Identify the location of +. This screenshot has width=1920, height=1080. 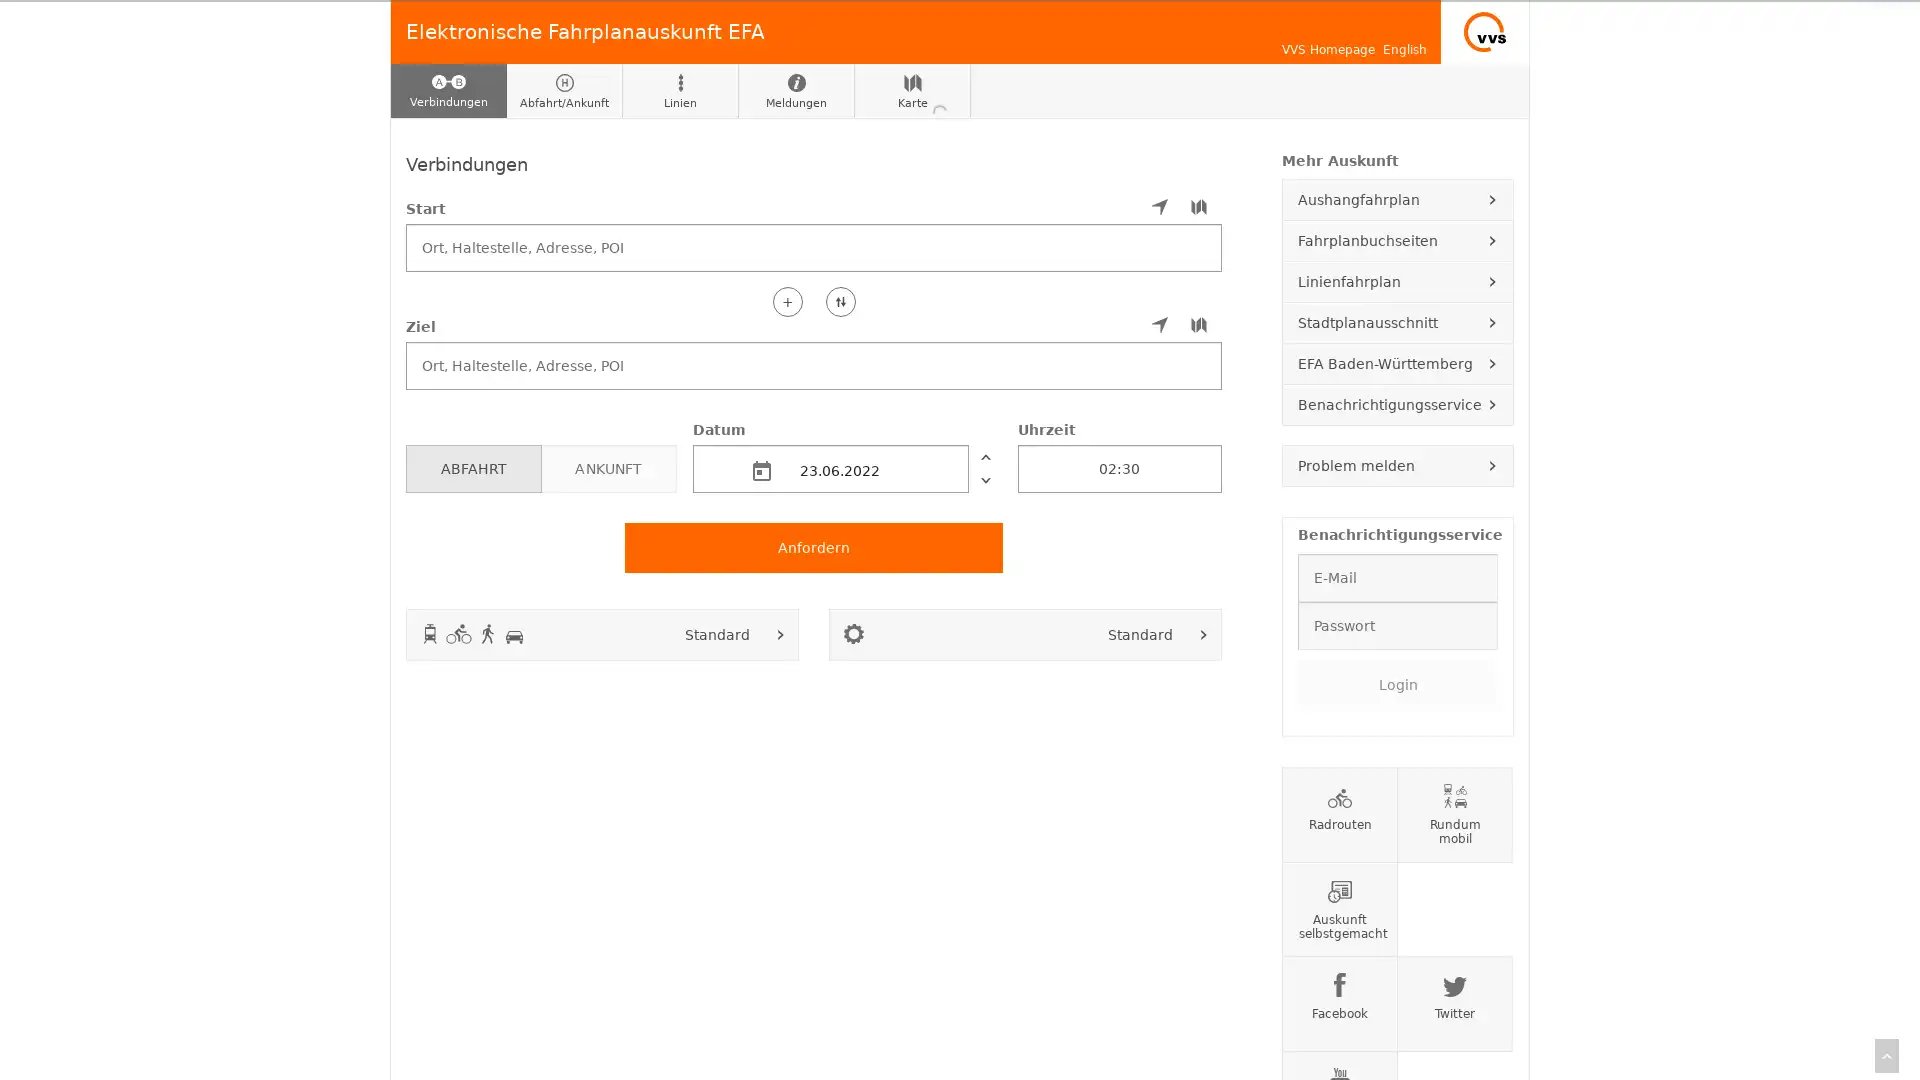
(786, 300).